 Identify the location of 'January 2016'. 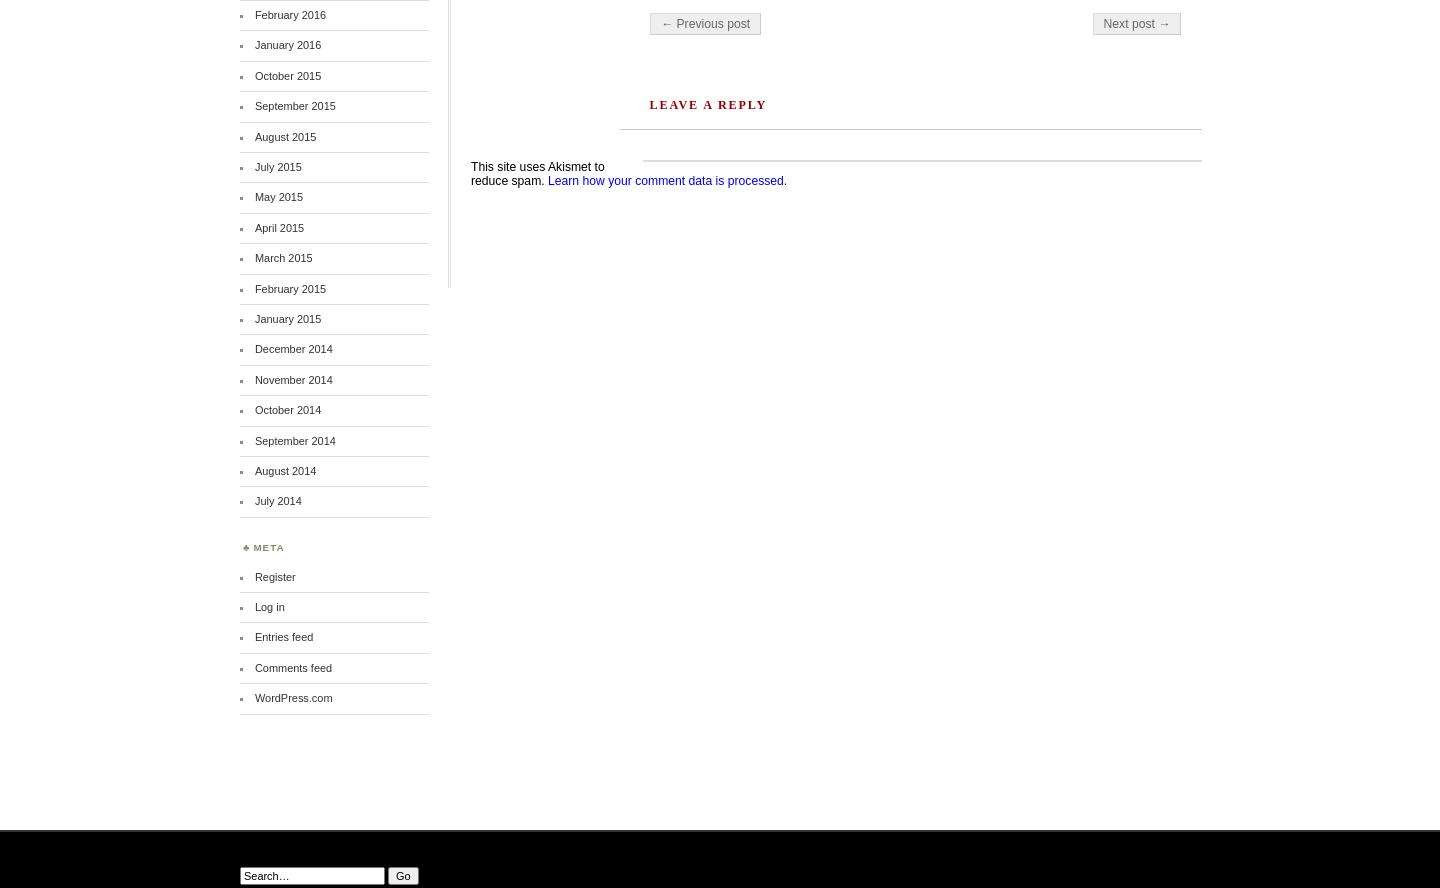
(286, 45).